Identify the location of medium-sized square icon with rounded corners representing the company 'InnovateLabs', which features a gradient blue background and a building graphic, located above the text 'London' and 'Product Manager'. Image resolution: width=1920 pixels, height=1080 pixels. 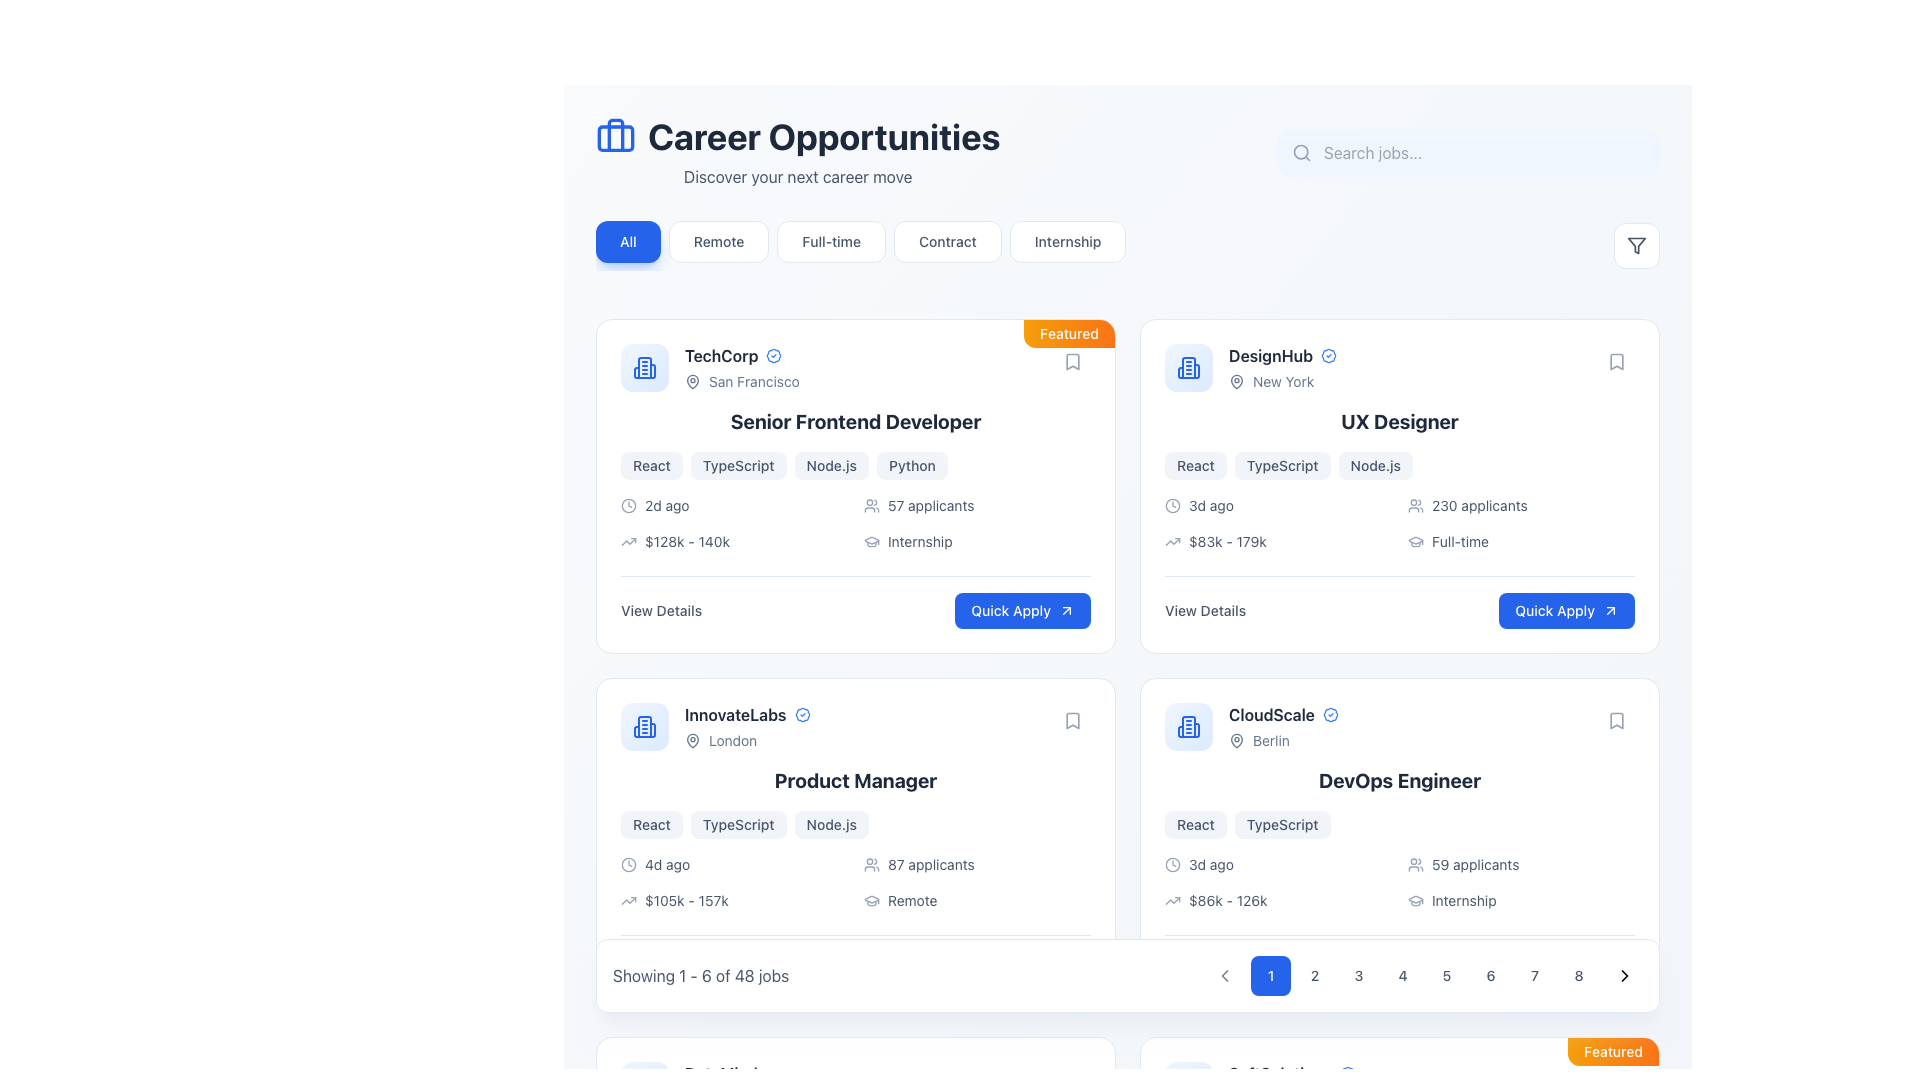
(644, 726).